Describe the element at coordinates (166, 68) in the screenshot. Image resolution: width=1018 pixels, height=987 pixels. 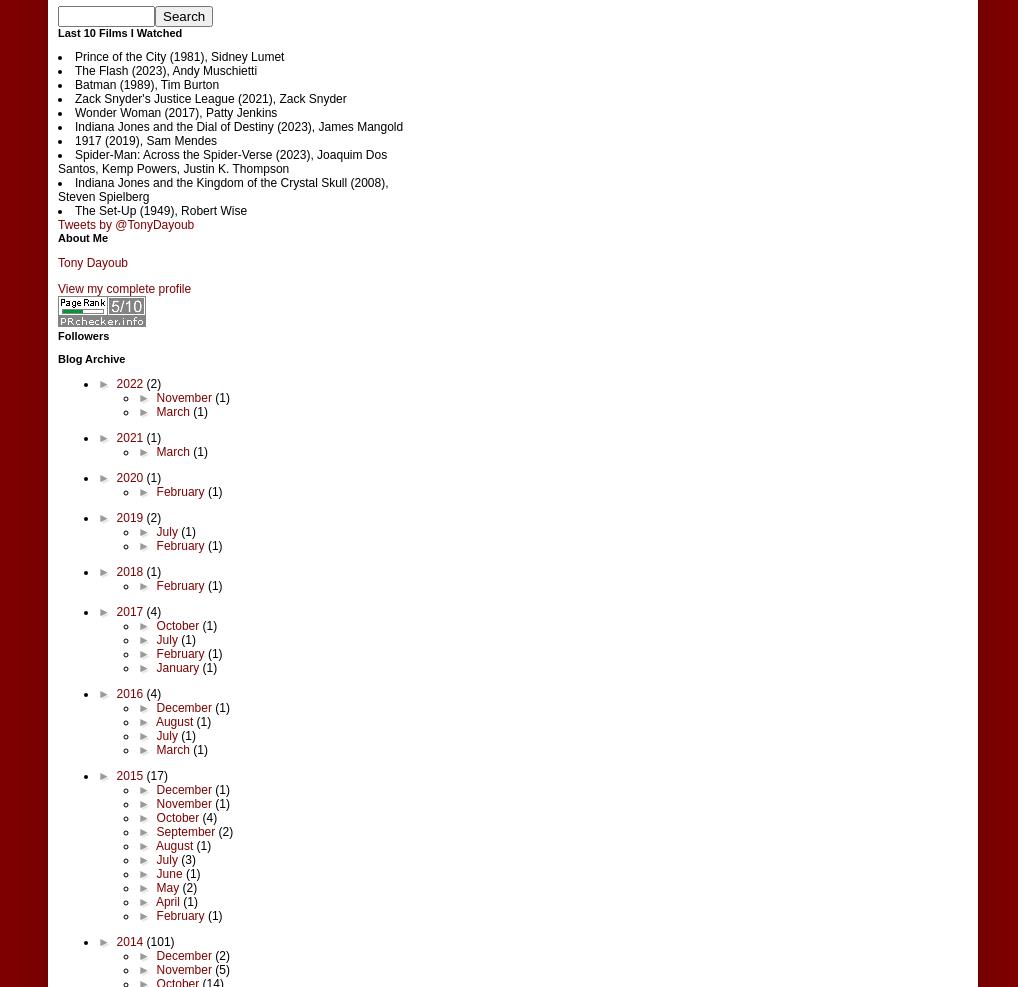
I see `'The Flash (2023), Andy Muschietti'` at that location.